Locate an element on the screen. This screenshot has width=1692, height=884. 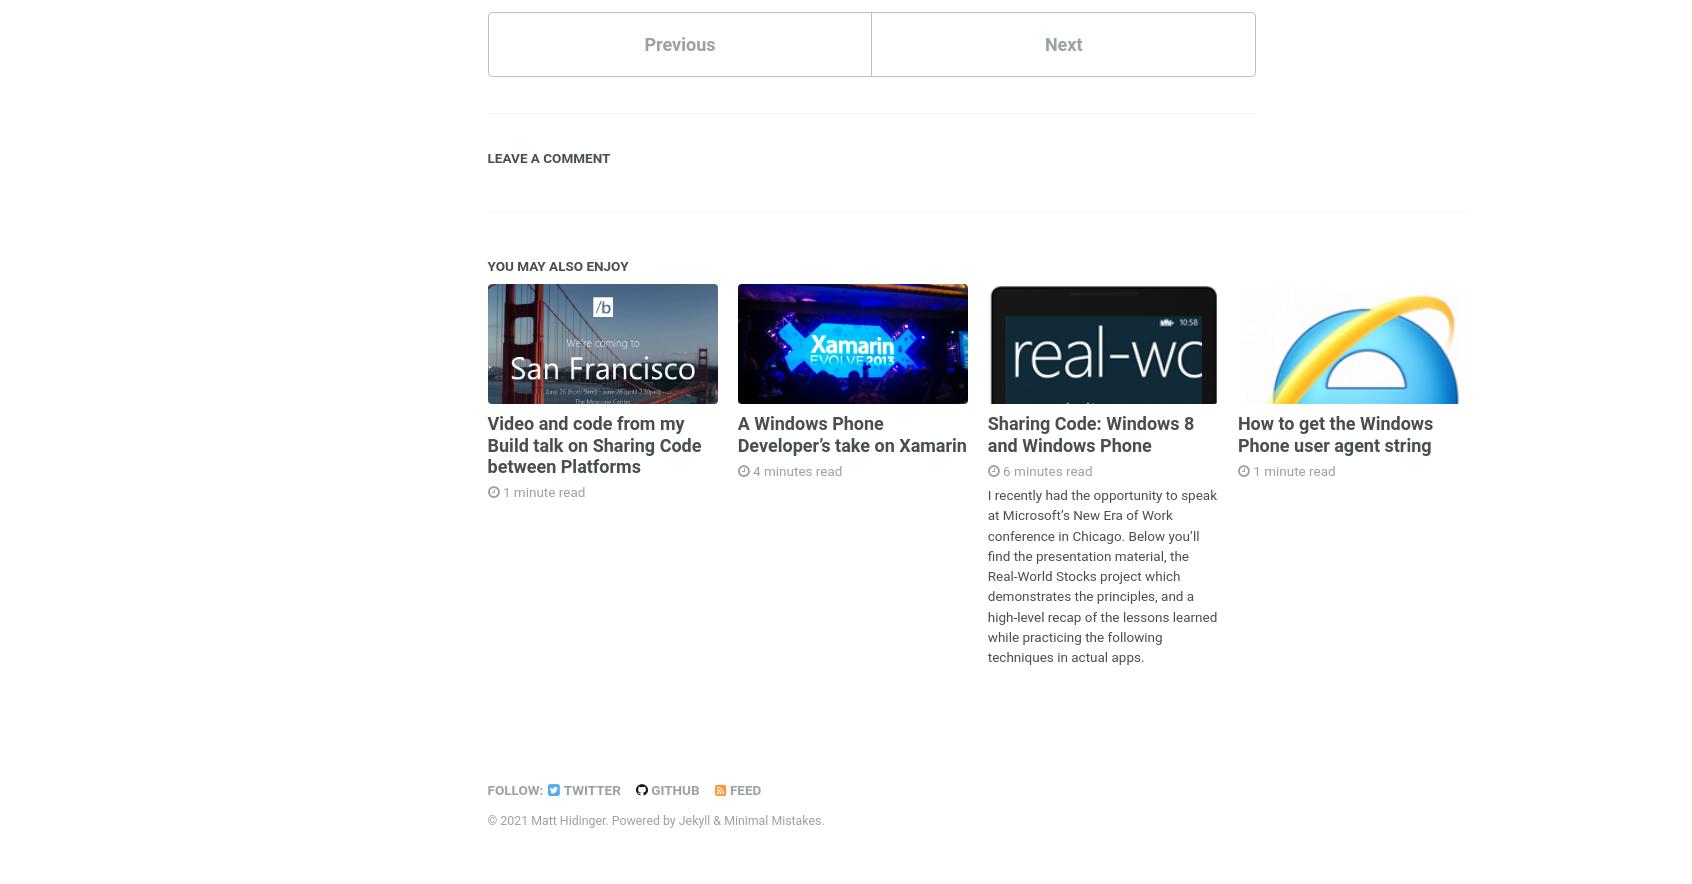
'.' is located at coordinates (822, 819).